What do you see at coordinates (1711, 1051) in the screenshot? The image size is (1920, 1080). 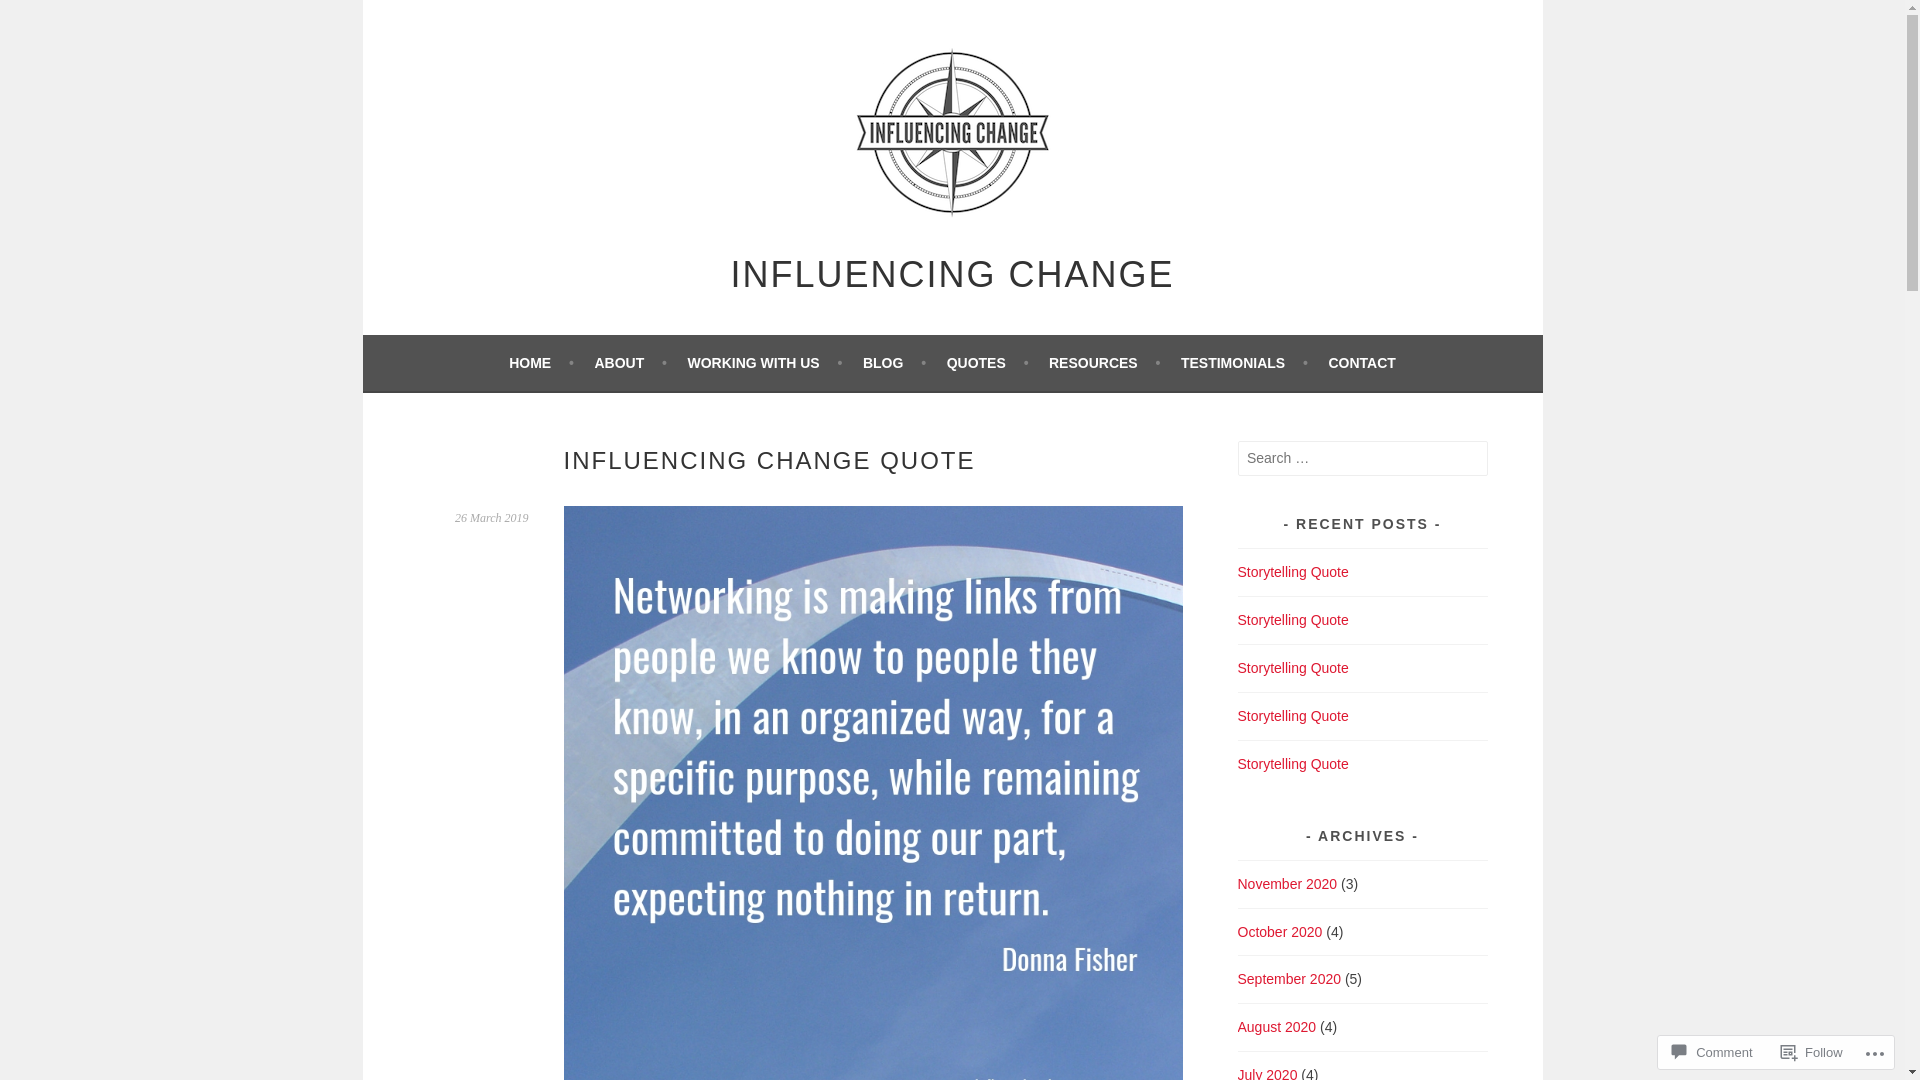 I see `'Comment'` at bounding box center [1711, 1051].